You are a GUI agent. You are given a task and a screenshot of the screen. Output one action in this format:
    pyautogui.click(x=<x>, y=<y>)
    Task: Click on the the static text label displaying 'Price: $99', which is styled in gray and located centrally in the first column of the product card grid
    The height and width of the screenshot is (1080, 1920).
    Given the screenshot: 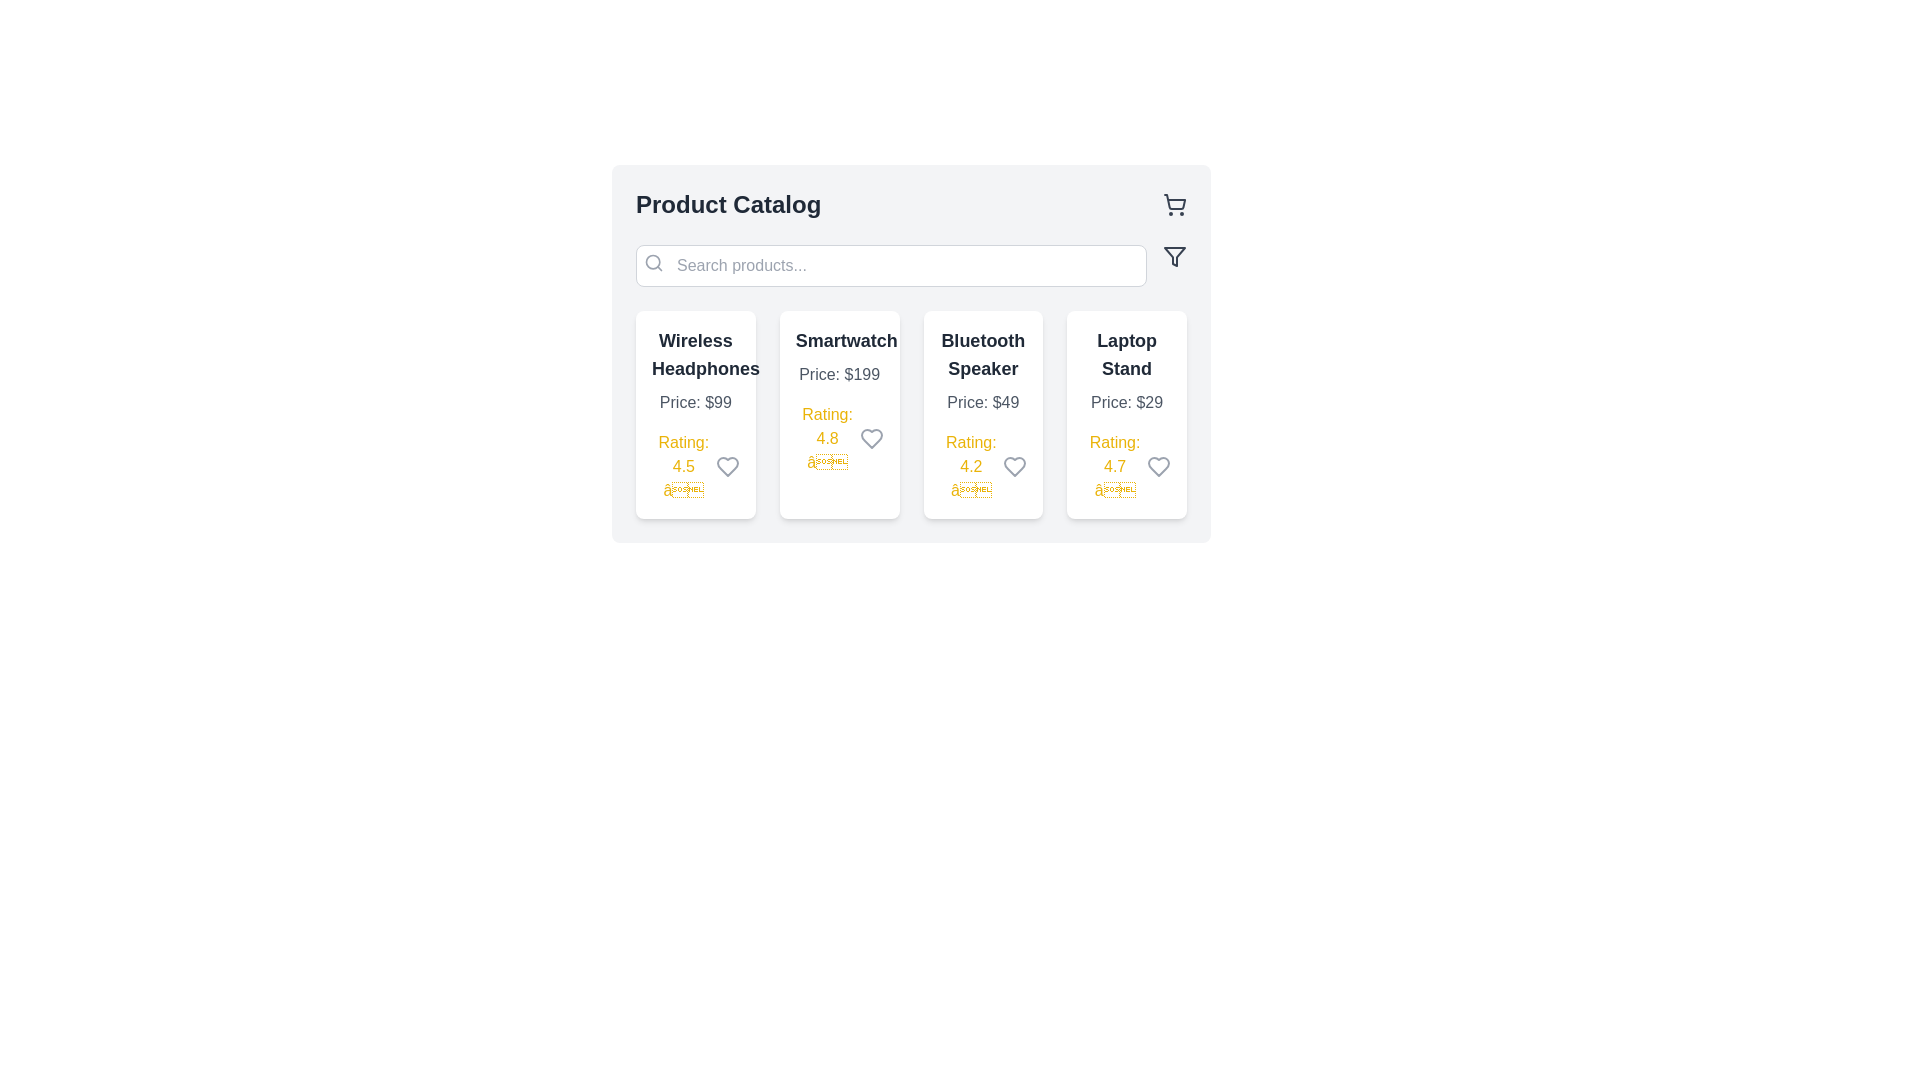 What is the action you would take?
    pyautogui.click(x=695, y=402)
    